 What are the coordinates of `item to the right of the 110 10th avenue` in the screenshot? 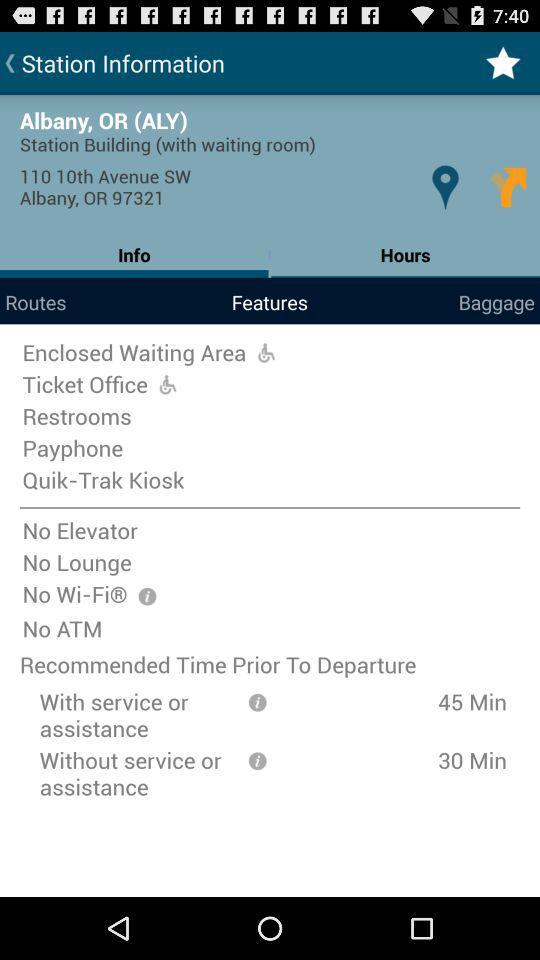 It's located at (445, 187).